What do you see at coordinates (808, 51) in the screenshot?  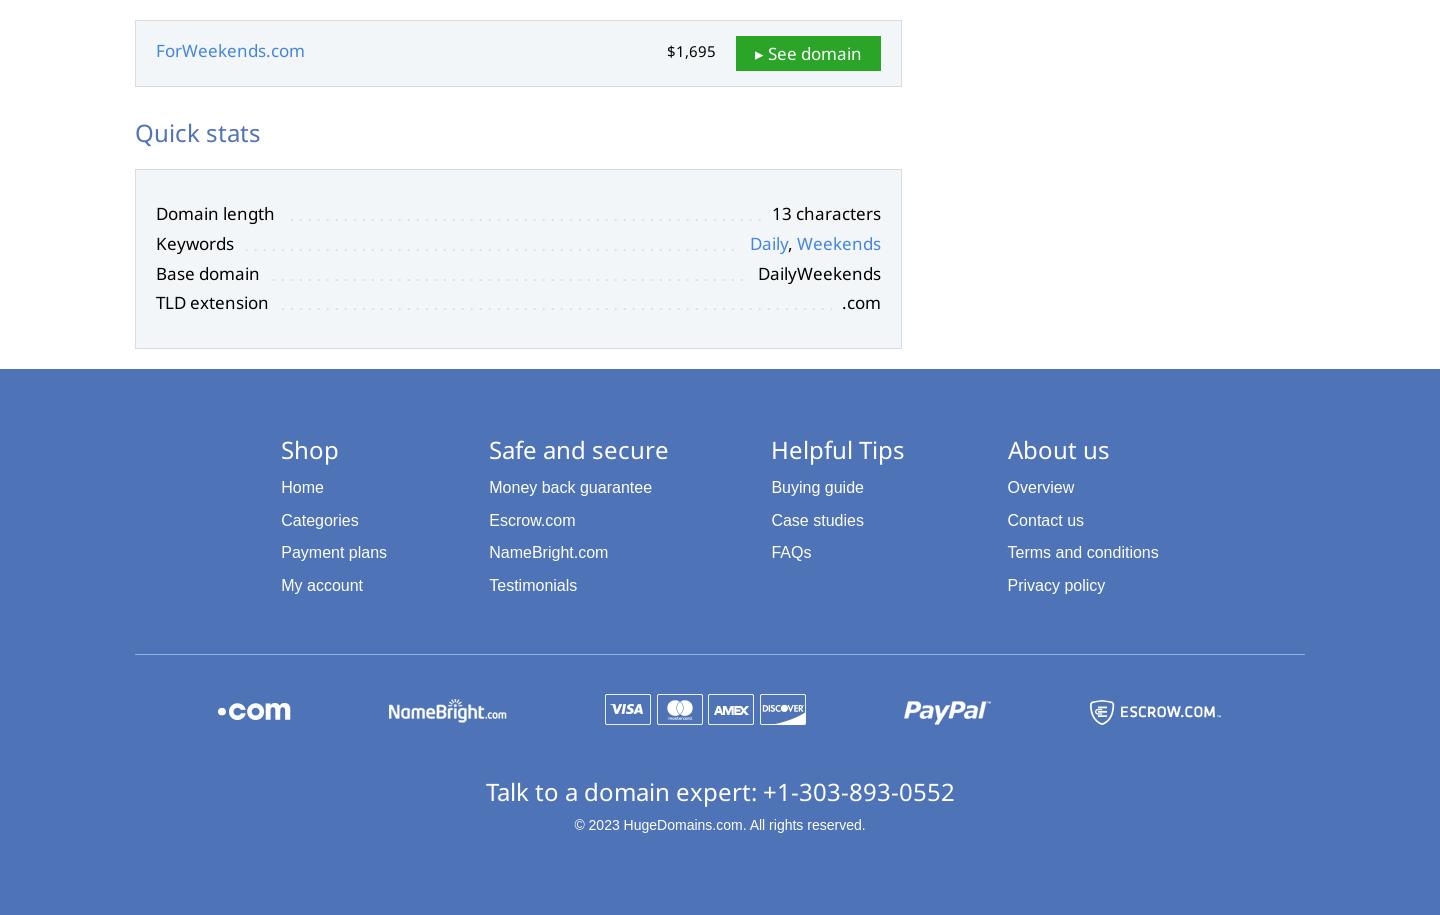 I see `'▸ See domain'` at bounding box center [808, 51].